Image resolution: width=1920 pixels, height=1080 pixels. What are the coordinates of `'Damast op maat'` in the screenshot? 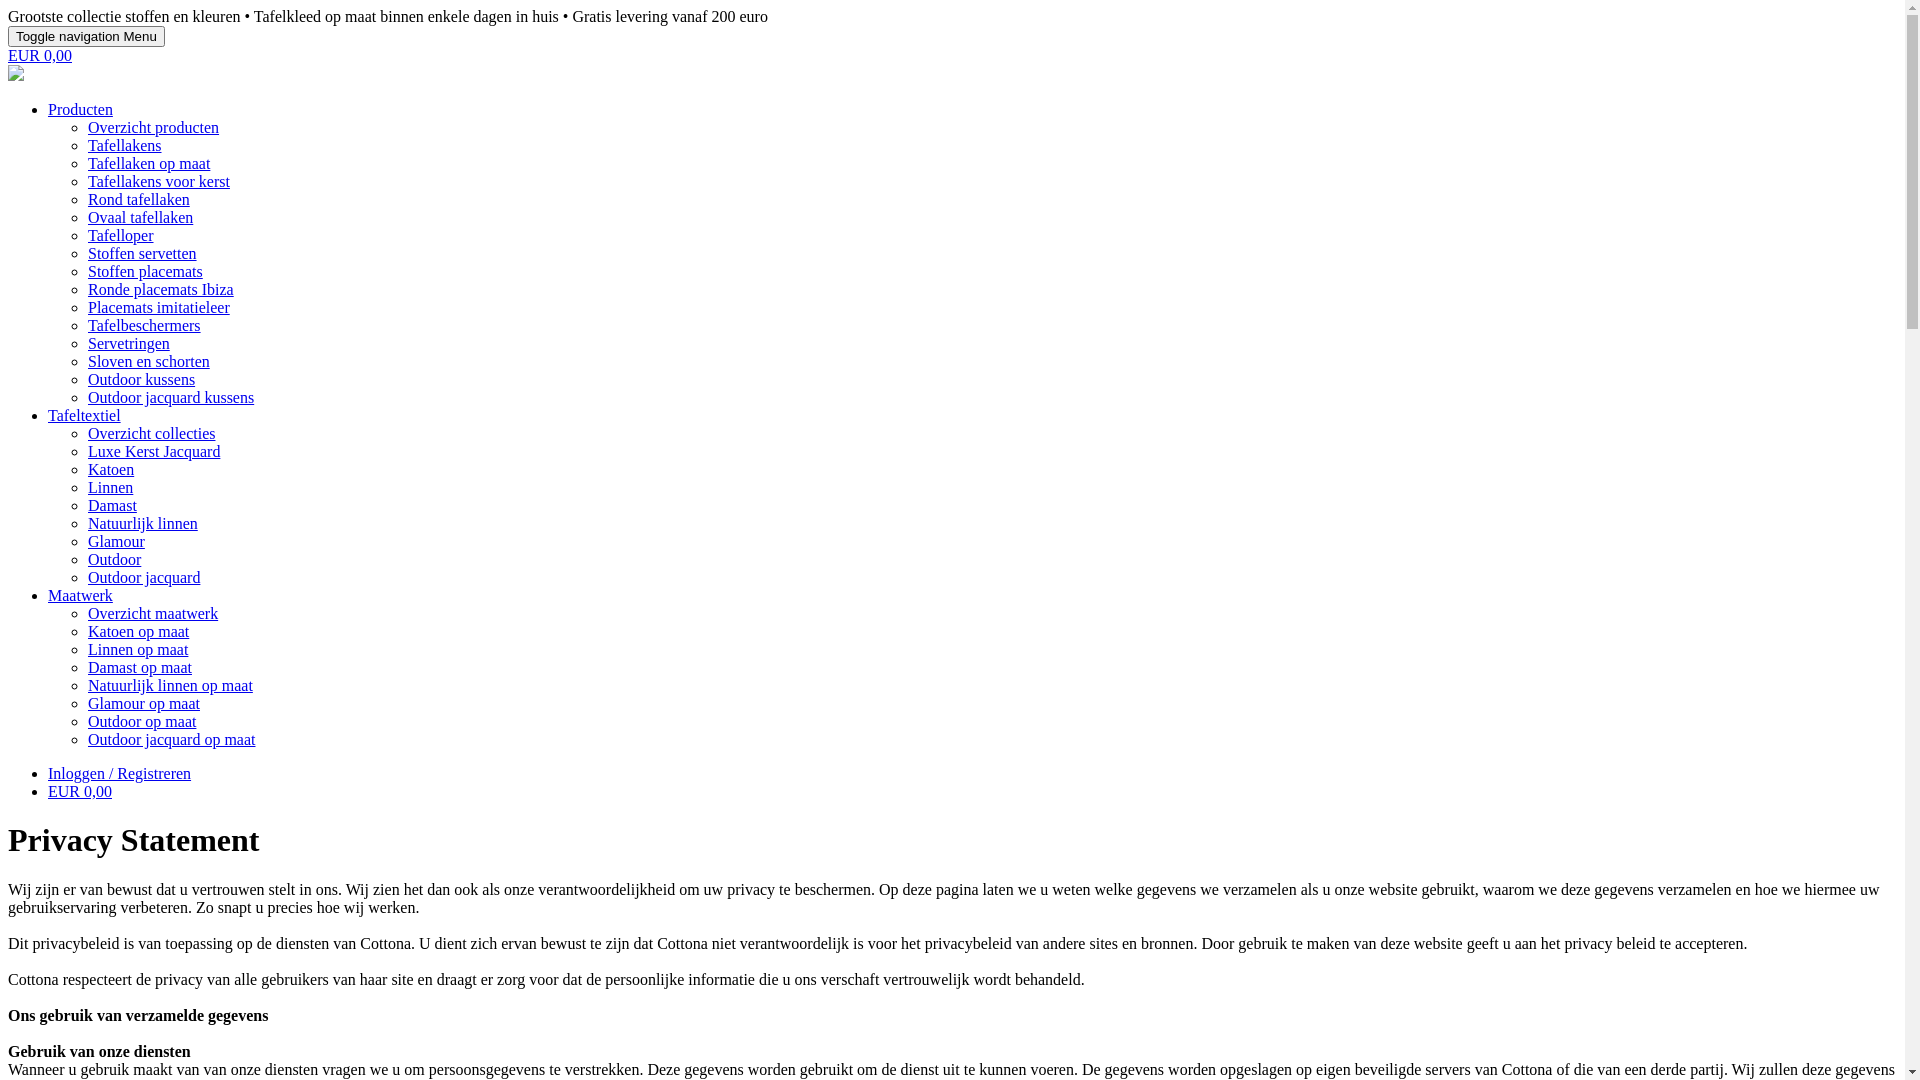 It's located at (138, 667).